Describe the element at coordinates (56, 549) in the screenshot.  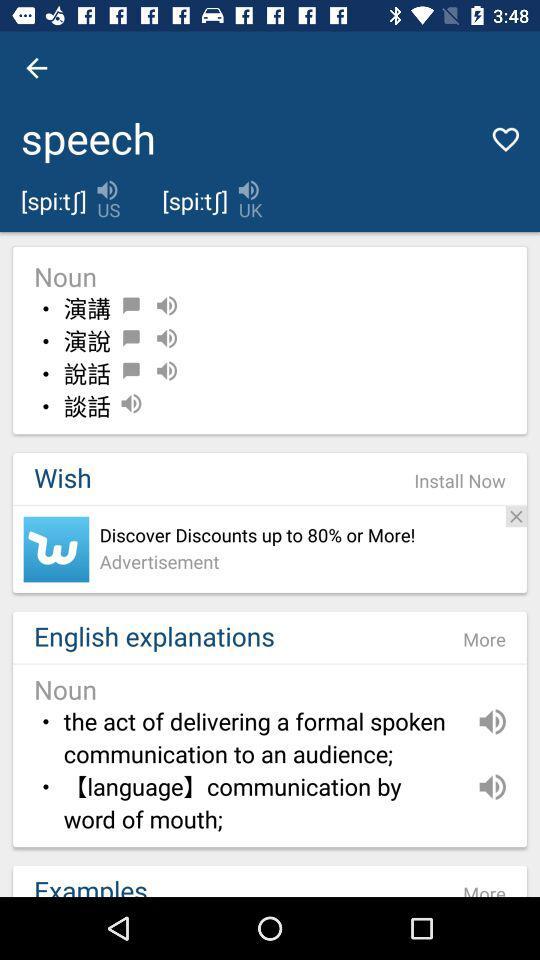
I see `the item above english explanations item` at that location.